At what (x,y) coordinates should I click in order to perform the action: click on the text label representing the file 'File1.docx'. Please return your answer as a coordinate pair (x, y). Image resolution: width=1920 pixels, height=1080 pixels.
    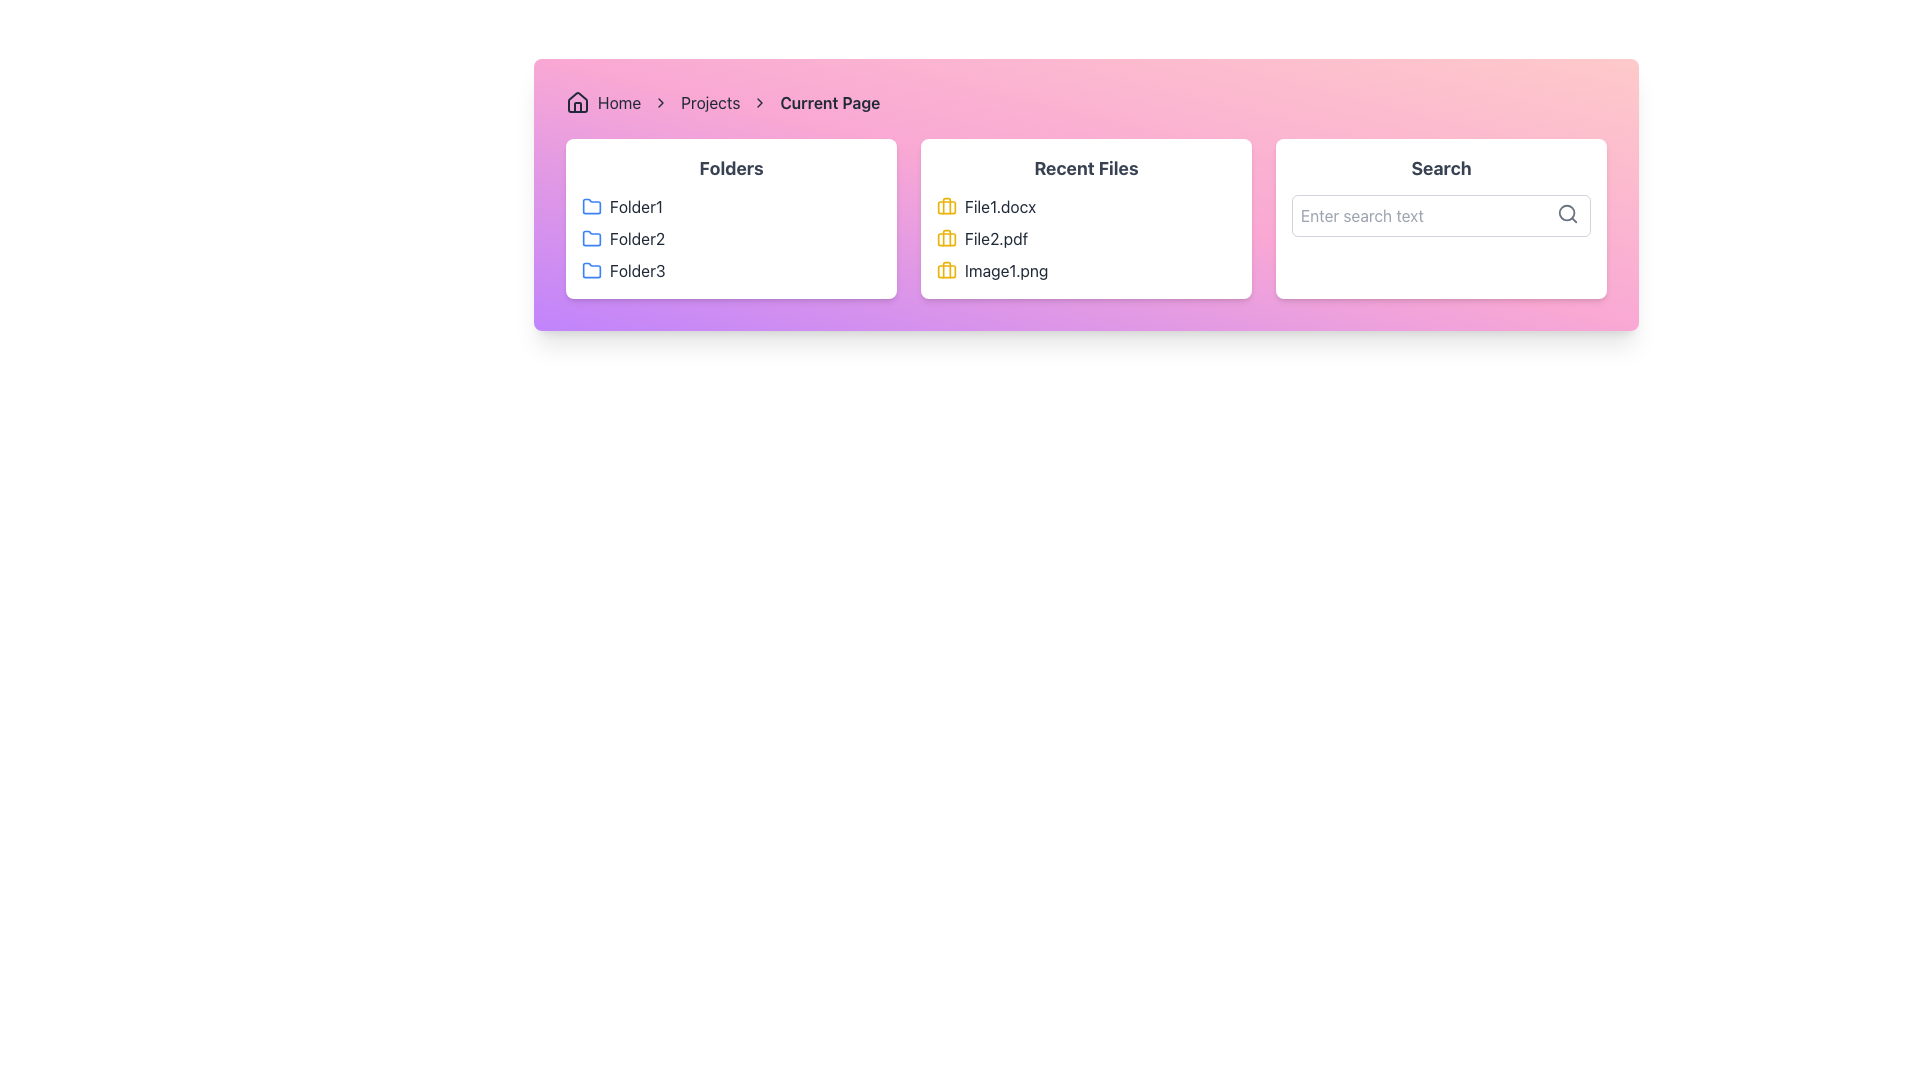
    Looking at the image, I should click on (1000, 207).